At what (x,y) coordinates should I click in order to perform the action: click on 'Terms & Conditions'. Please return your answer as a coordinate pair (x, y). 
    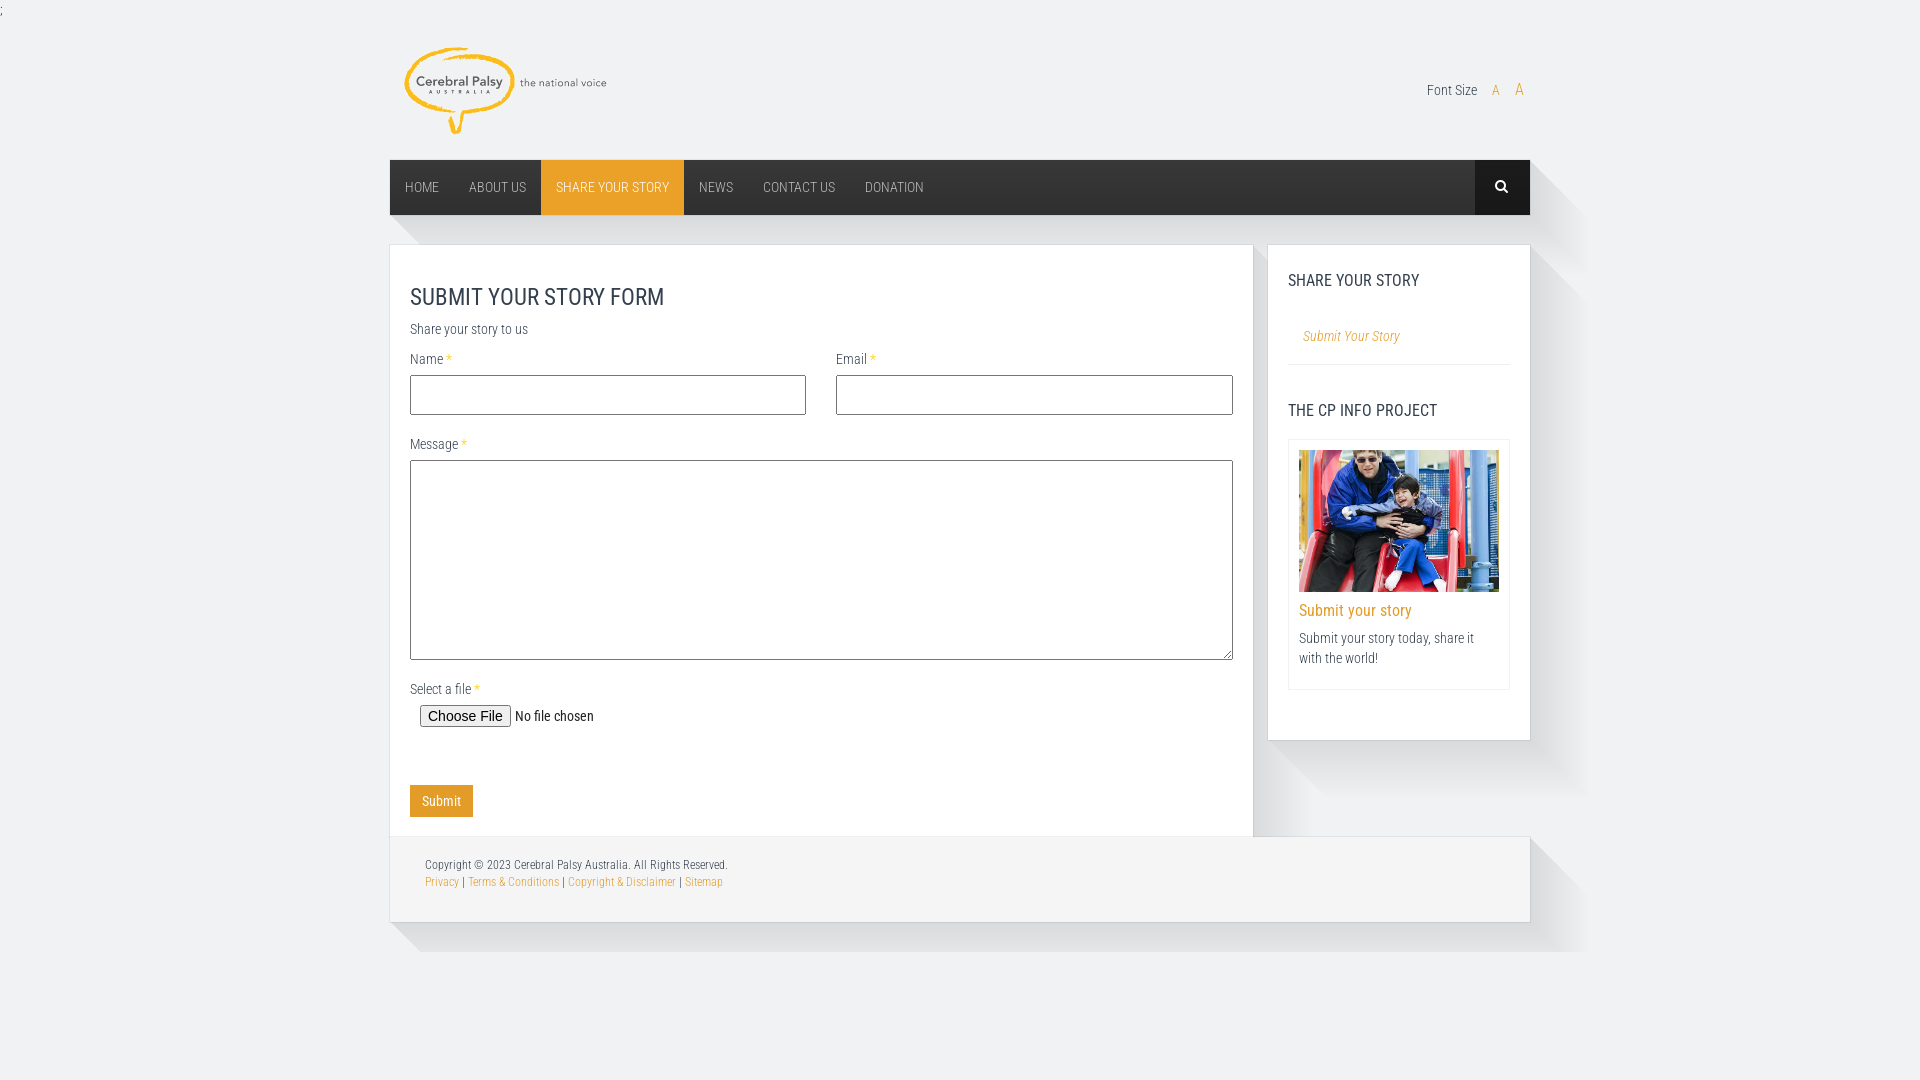
    Looking at the image, I should click on (513, 881).